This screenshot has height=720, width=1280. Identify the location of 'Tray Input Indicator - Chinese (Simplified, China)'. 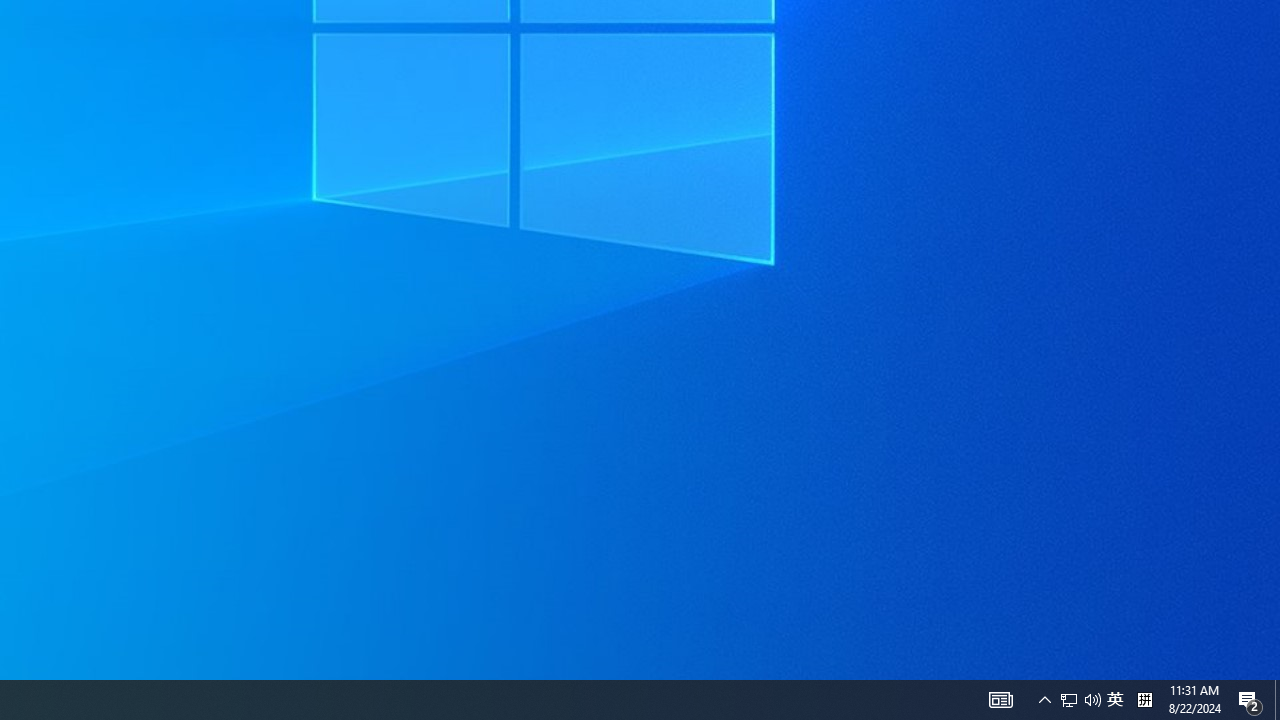
(1144, 698).